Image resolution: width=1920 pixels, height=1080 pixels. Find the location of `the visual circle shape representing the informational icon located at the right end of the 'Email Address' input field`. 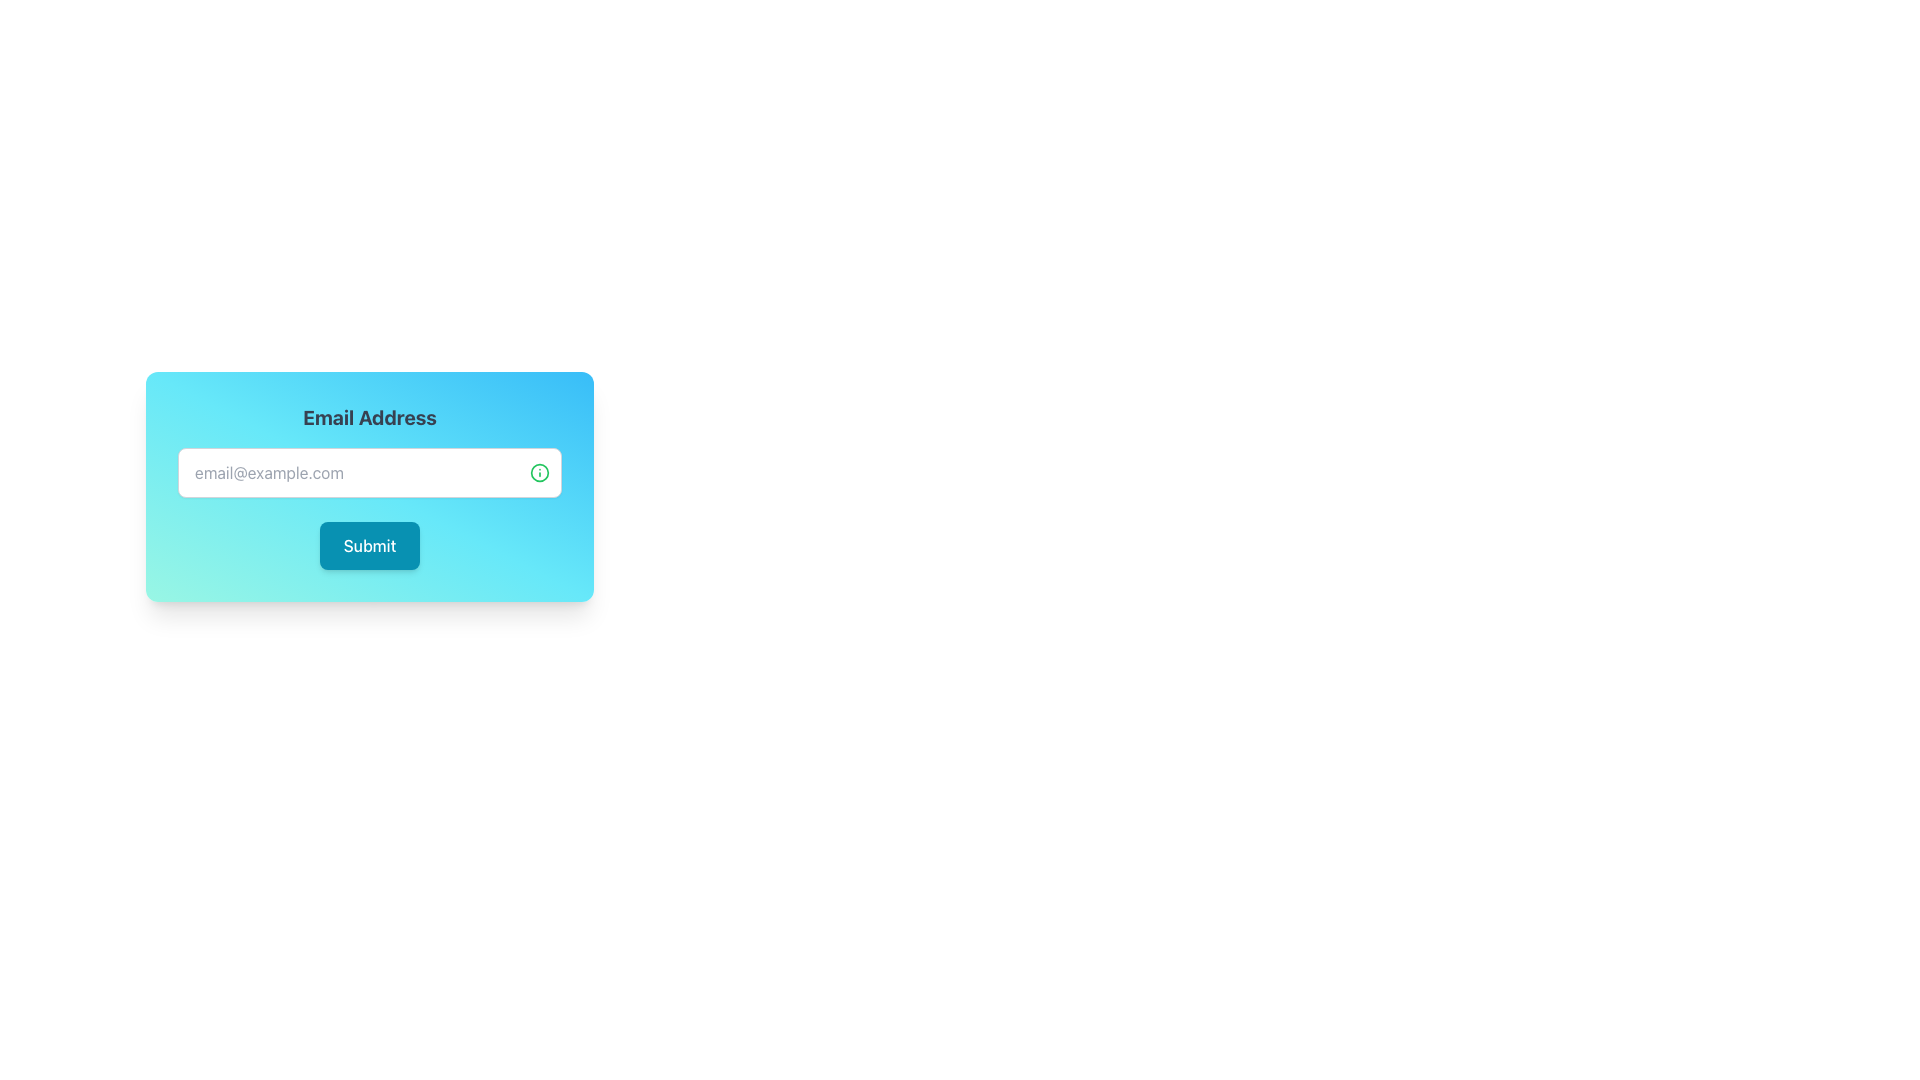

the visual circle shape representing the informational icon located at the right end of the 'Email Address' input field is located at coordinates (539, 473).